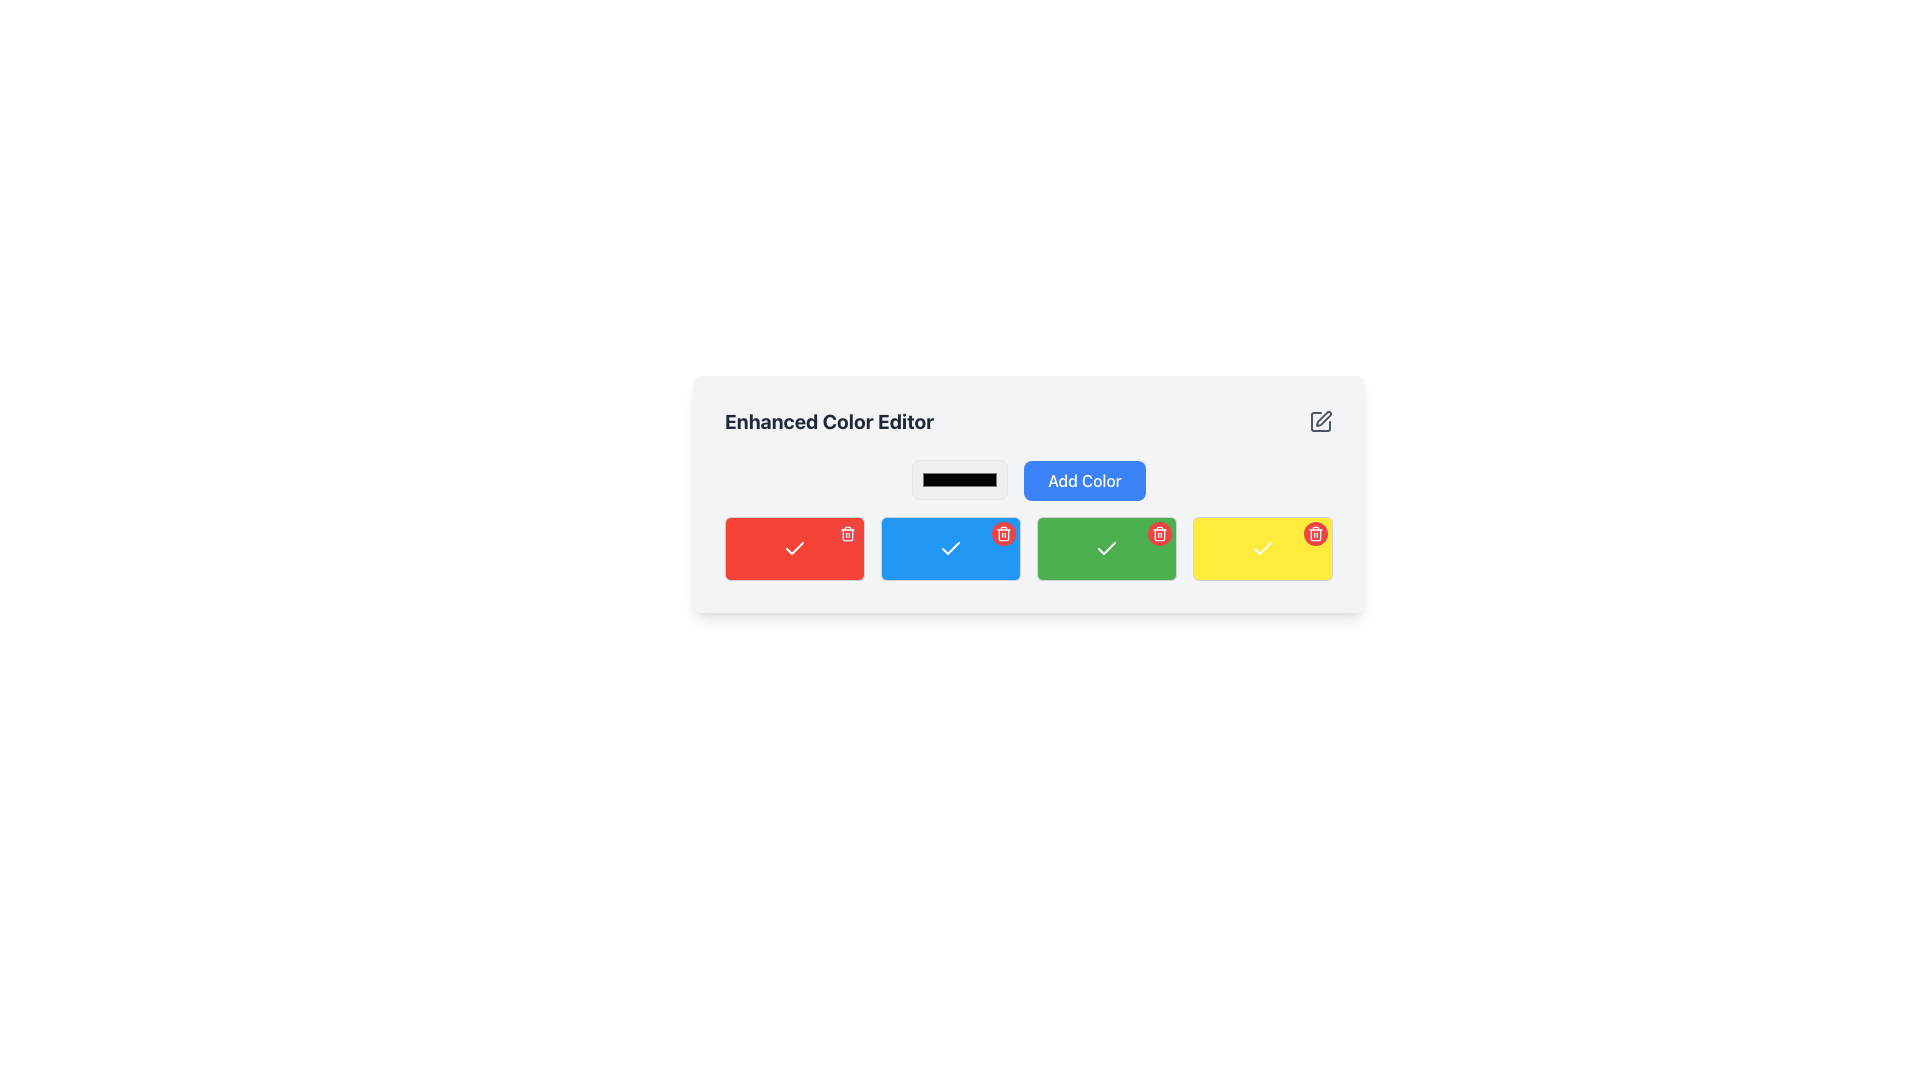 The width and height of the screenshot is (1920, 1080). Describe the element at coordinates (1324, 418) in the screenshot. I see `the pen tool icon located in the top-right corner of the 'Enhanced Color Editor' interface` at that location.